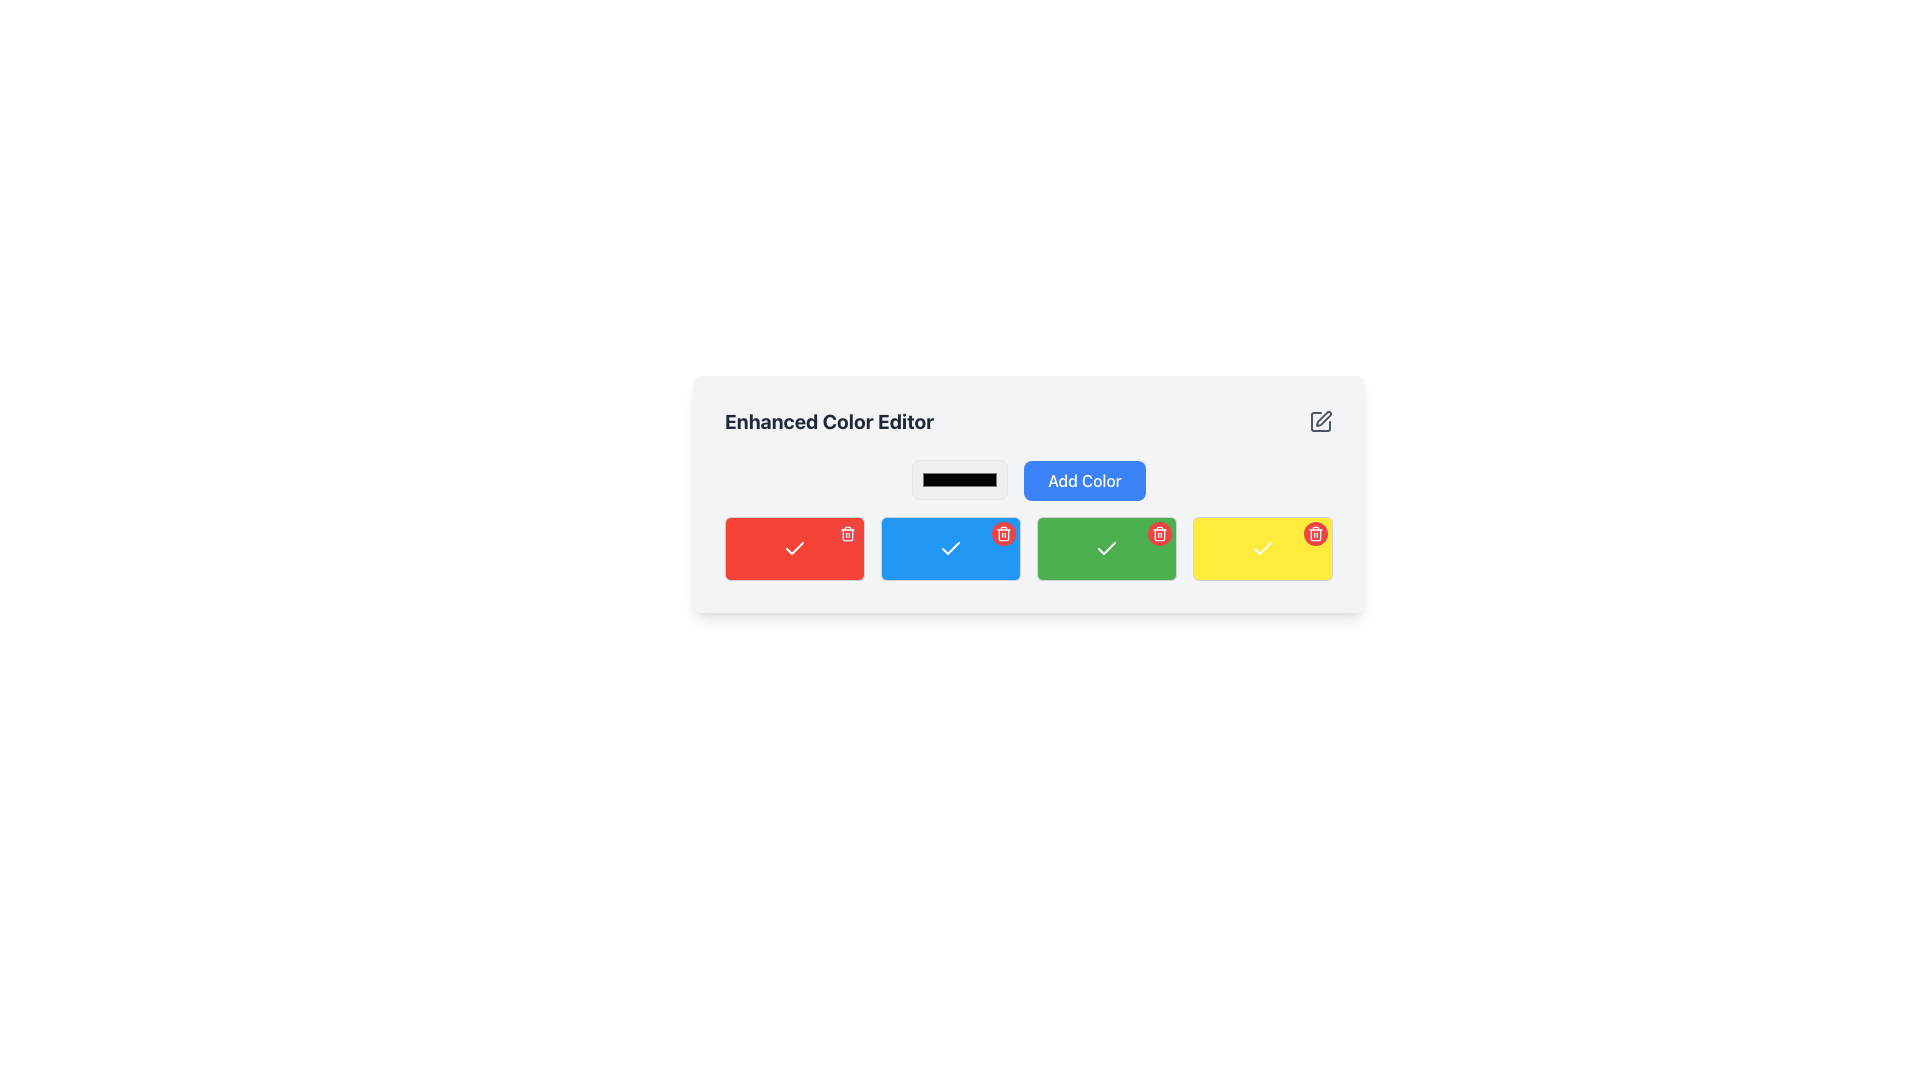 The width and height of the screenshot is (1920, 1080). Describe the element at coordinates (1324, 418) in the screenshot. I see `the pen tool icon located in the top-right corner of the 'Enhanced Color Editor' interface` at that location.